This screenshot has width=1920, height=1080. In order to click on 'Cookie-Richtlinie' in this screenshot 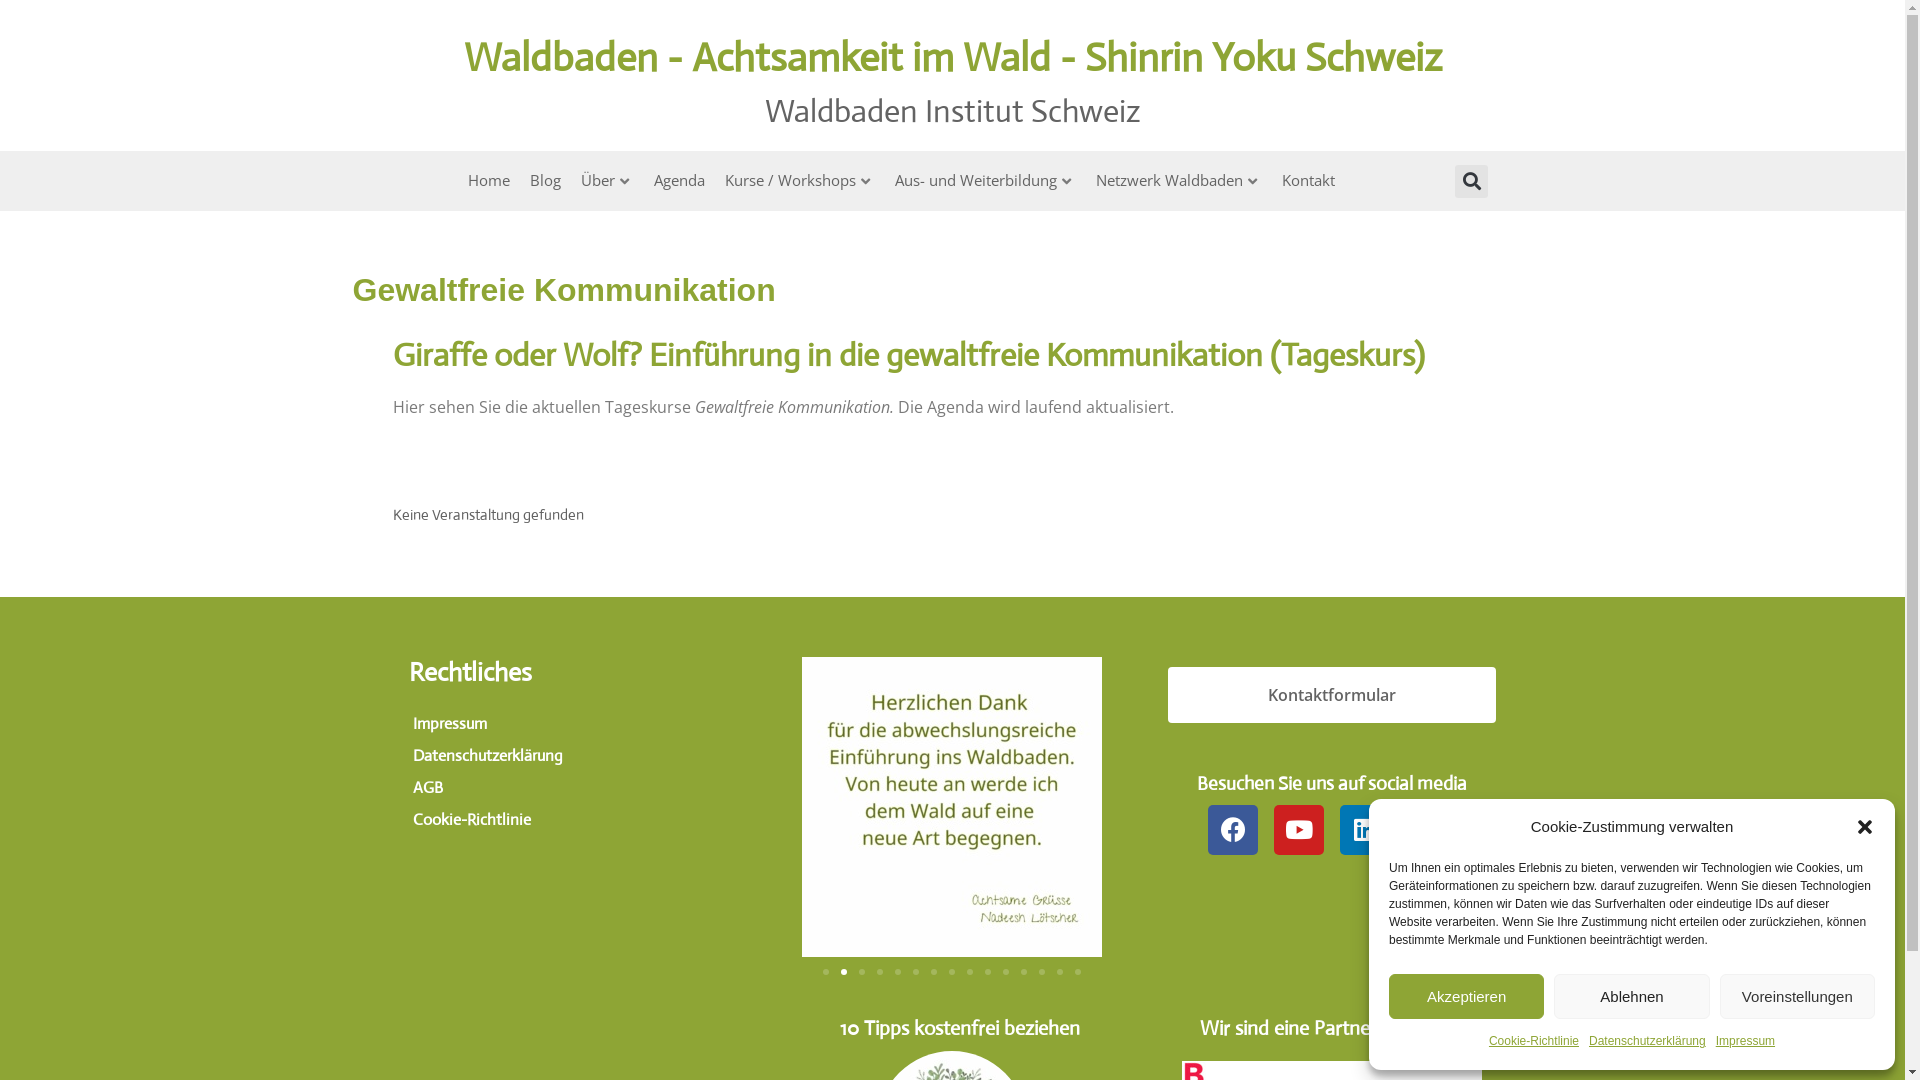, I will do `click(1488, 1040)`.